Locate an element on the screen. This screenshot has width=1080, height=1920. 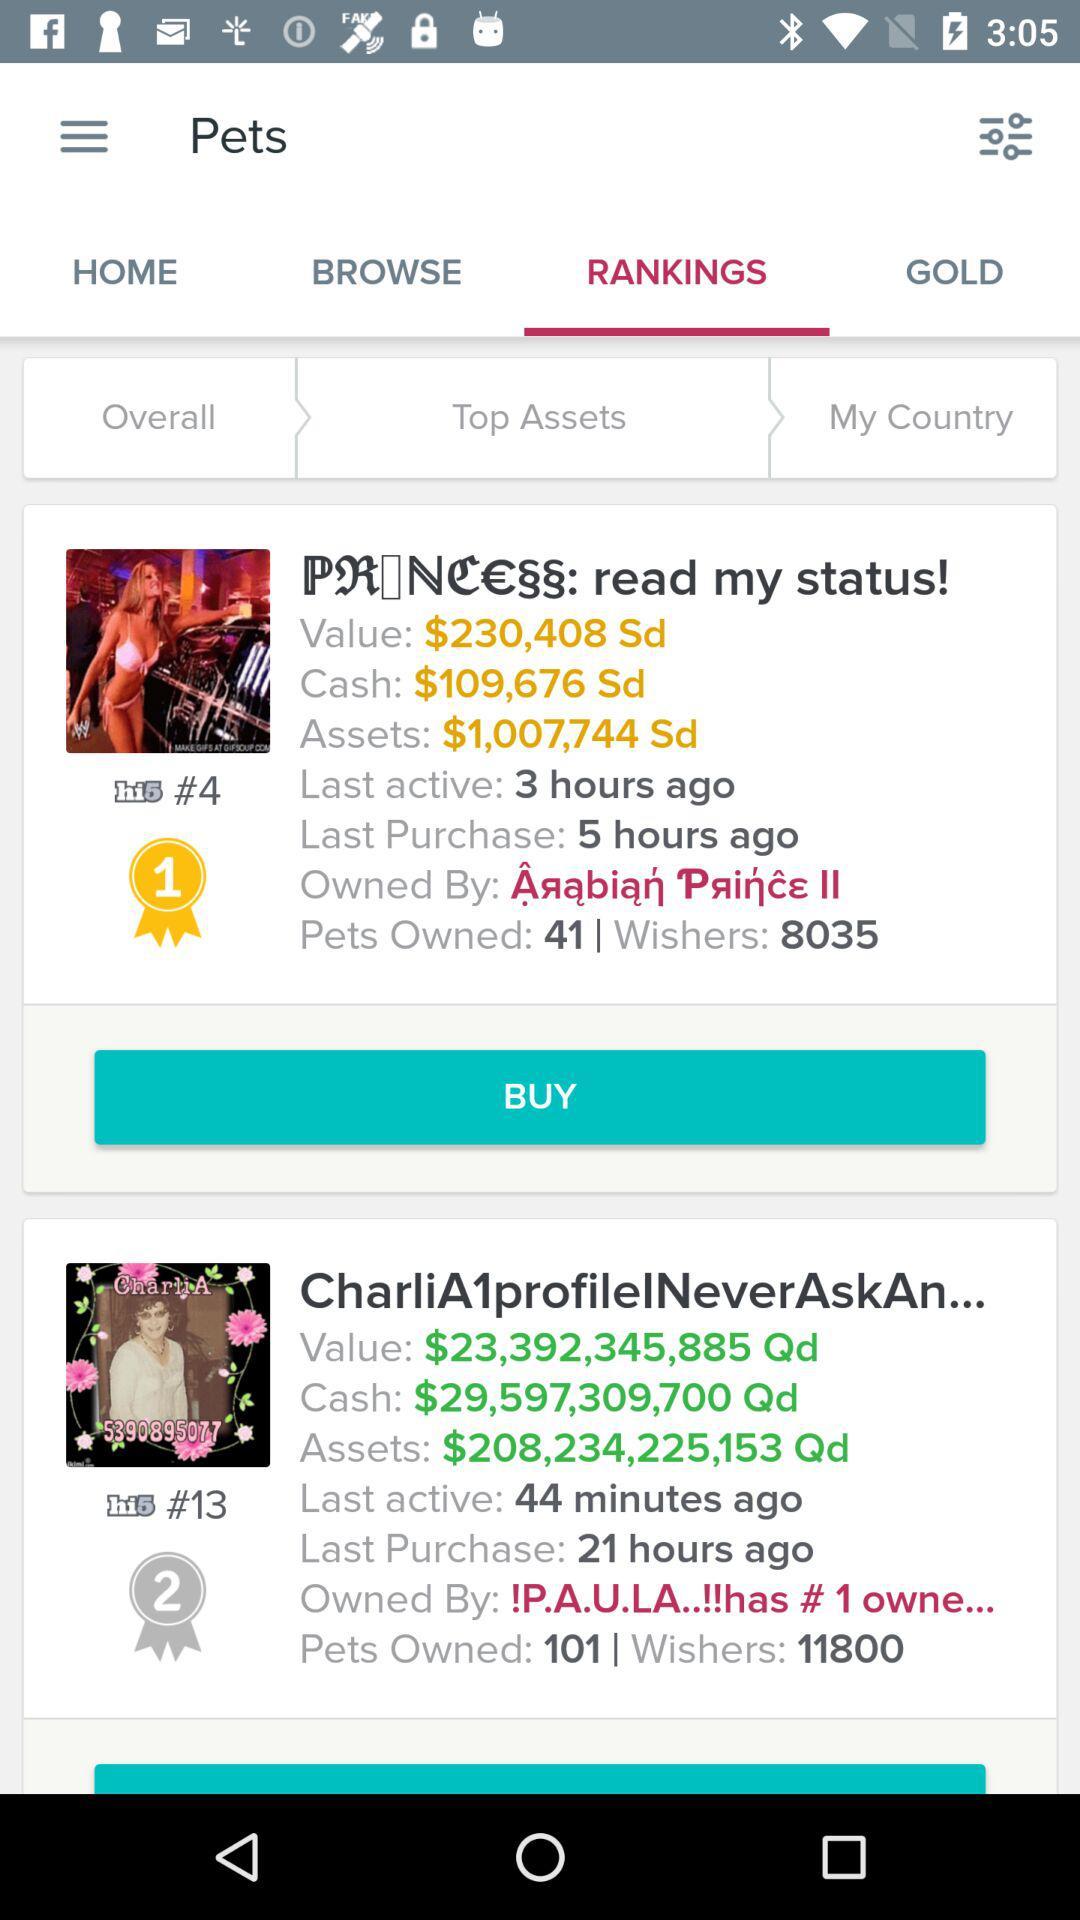
the item to the right of rankings icon is located at coordinates (1006, 135).